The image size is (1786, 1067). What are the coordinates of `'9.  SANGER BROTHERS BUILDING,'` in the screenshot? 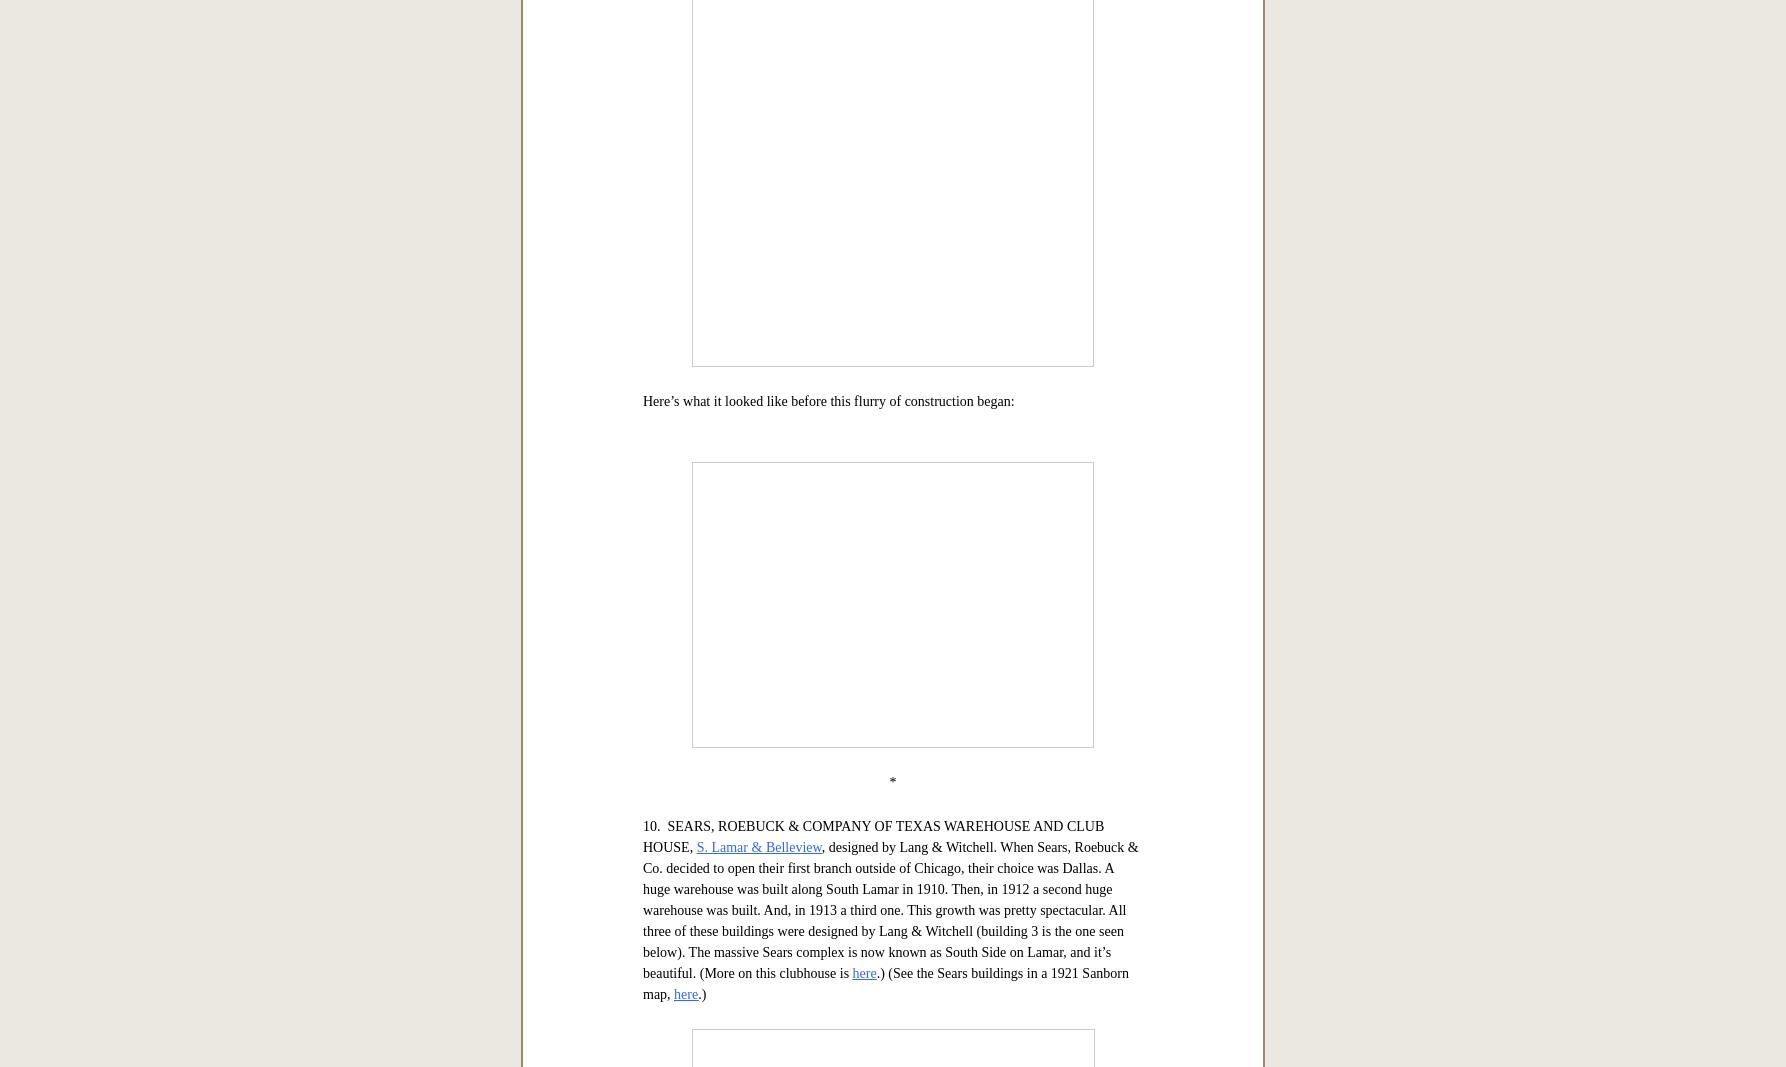 It's located at (642, 157).